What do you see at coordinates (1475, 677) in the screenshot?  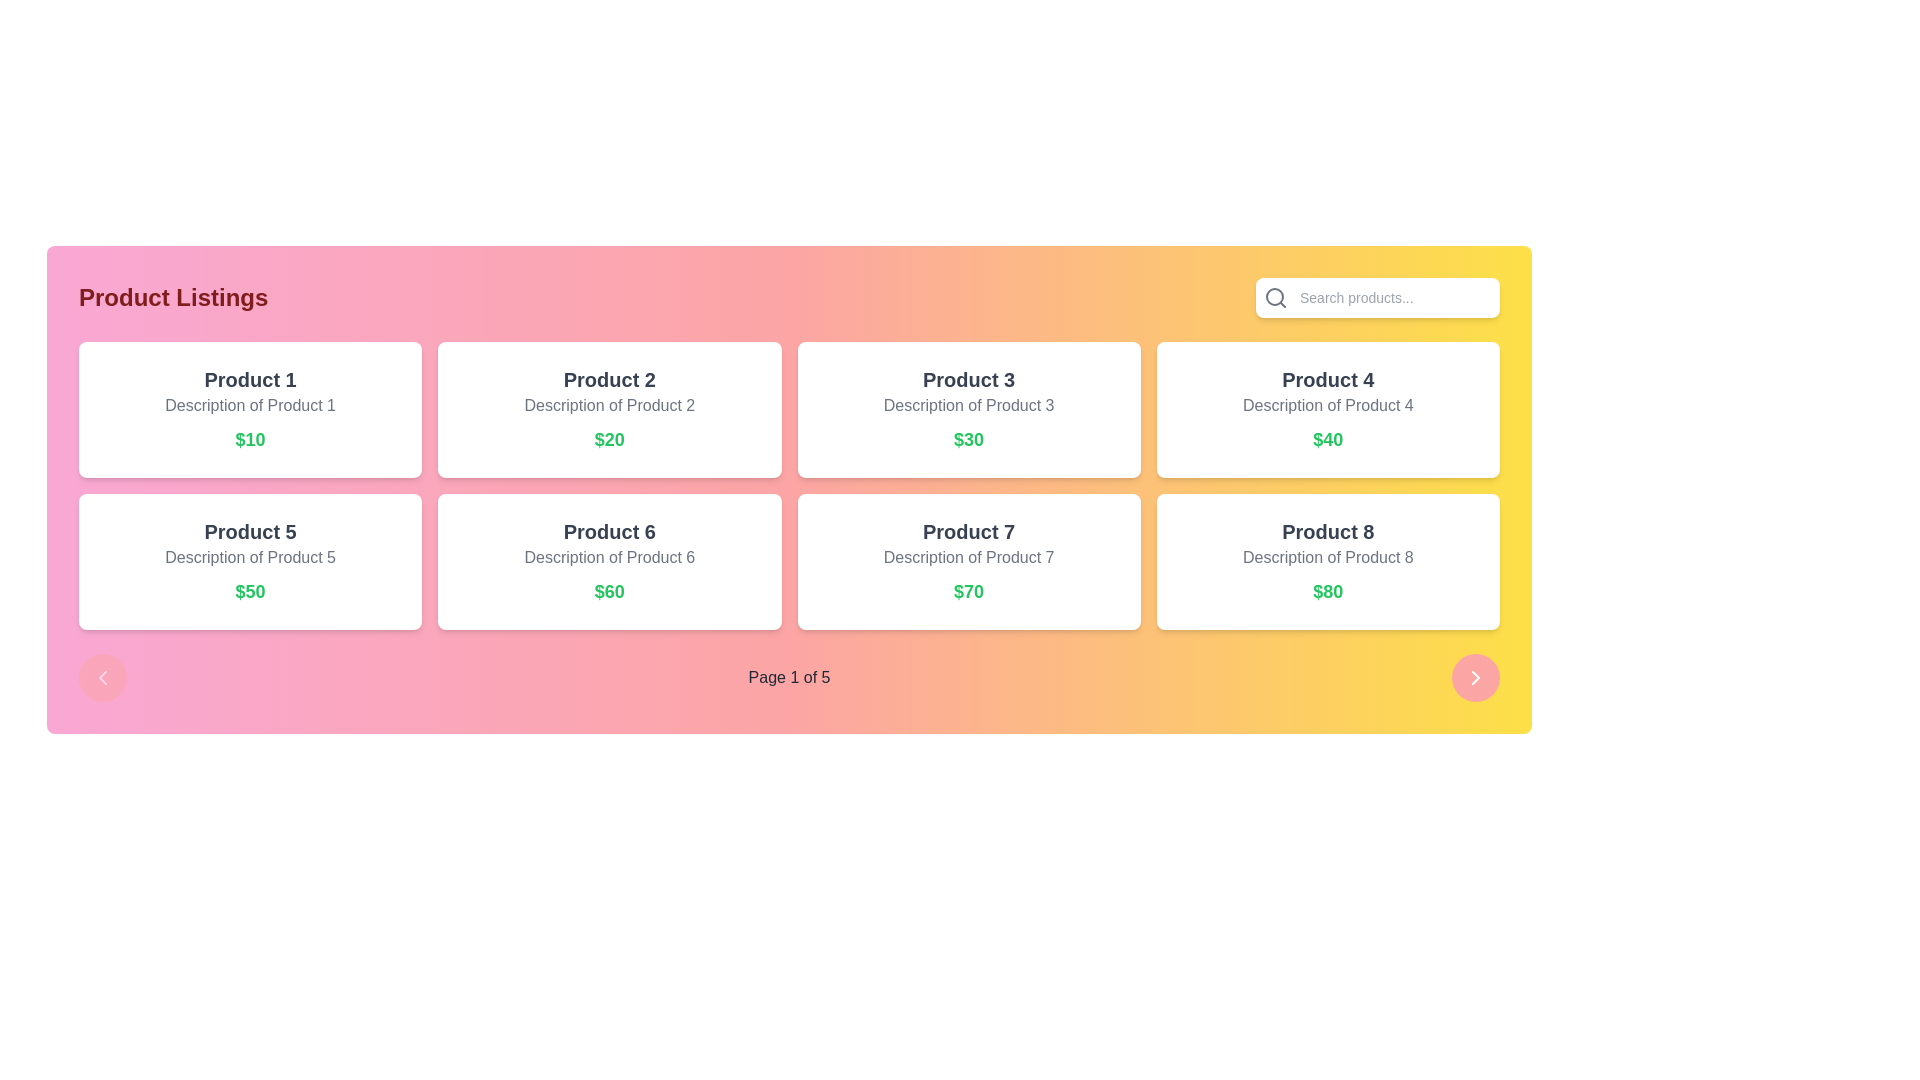 I see `the circular button with a red background and a white rightward arrow` at bounding box center [1475, 677].